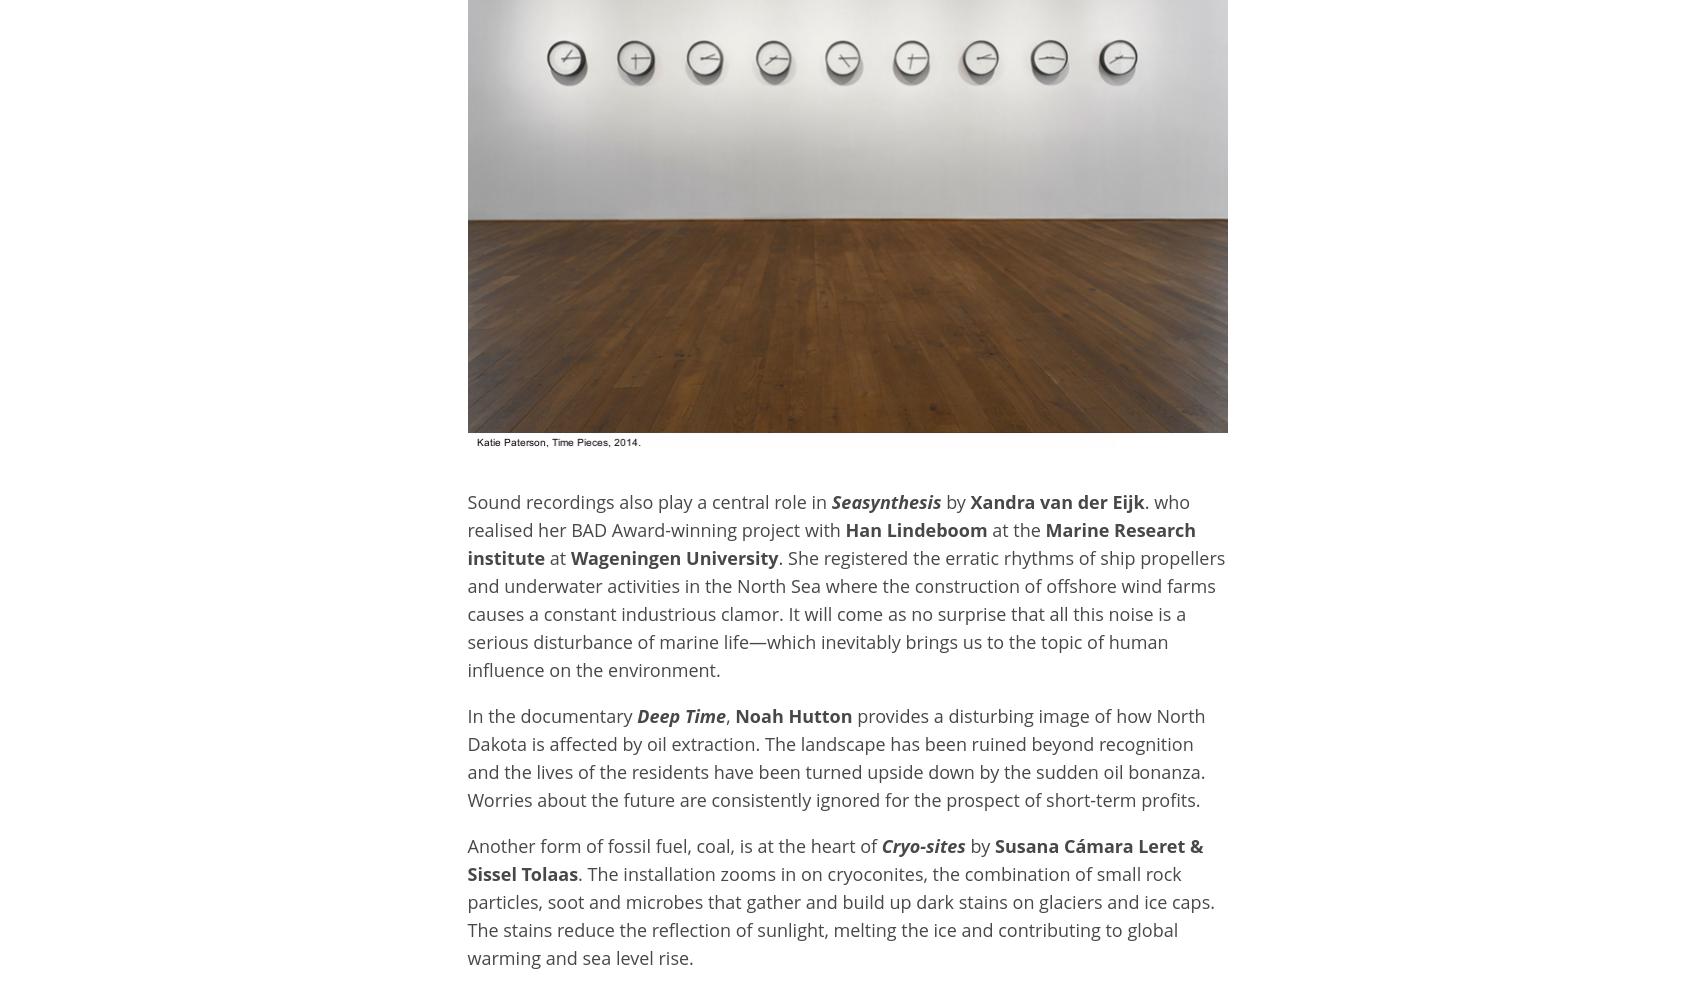 This screenshot has height=982, width=1695. Describe the element at coordinates (831, 543) in the screenshot. I see `'Marine Research institute'` at that location.